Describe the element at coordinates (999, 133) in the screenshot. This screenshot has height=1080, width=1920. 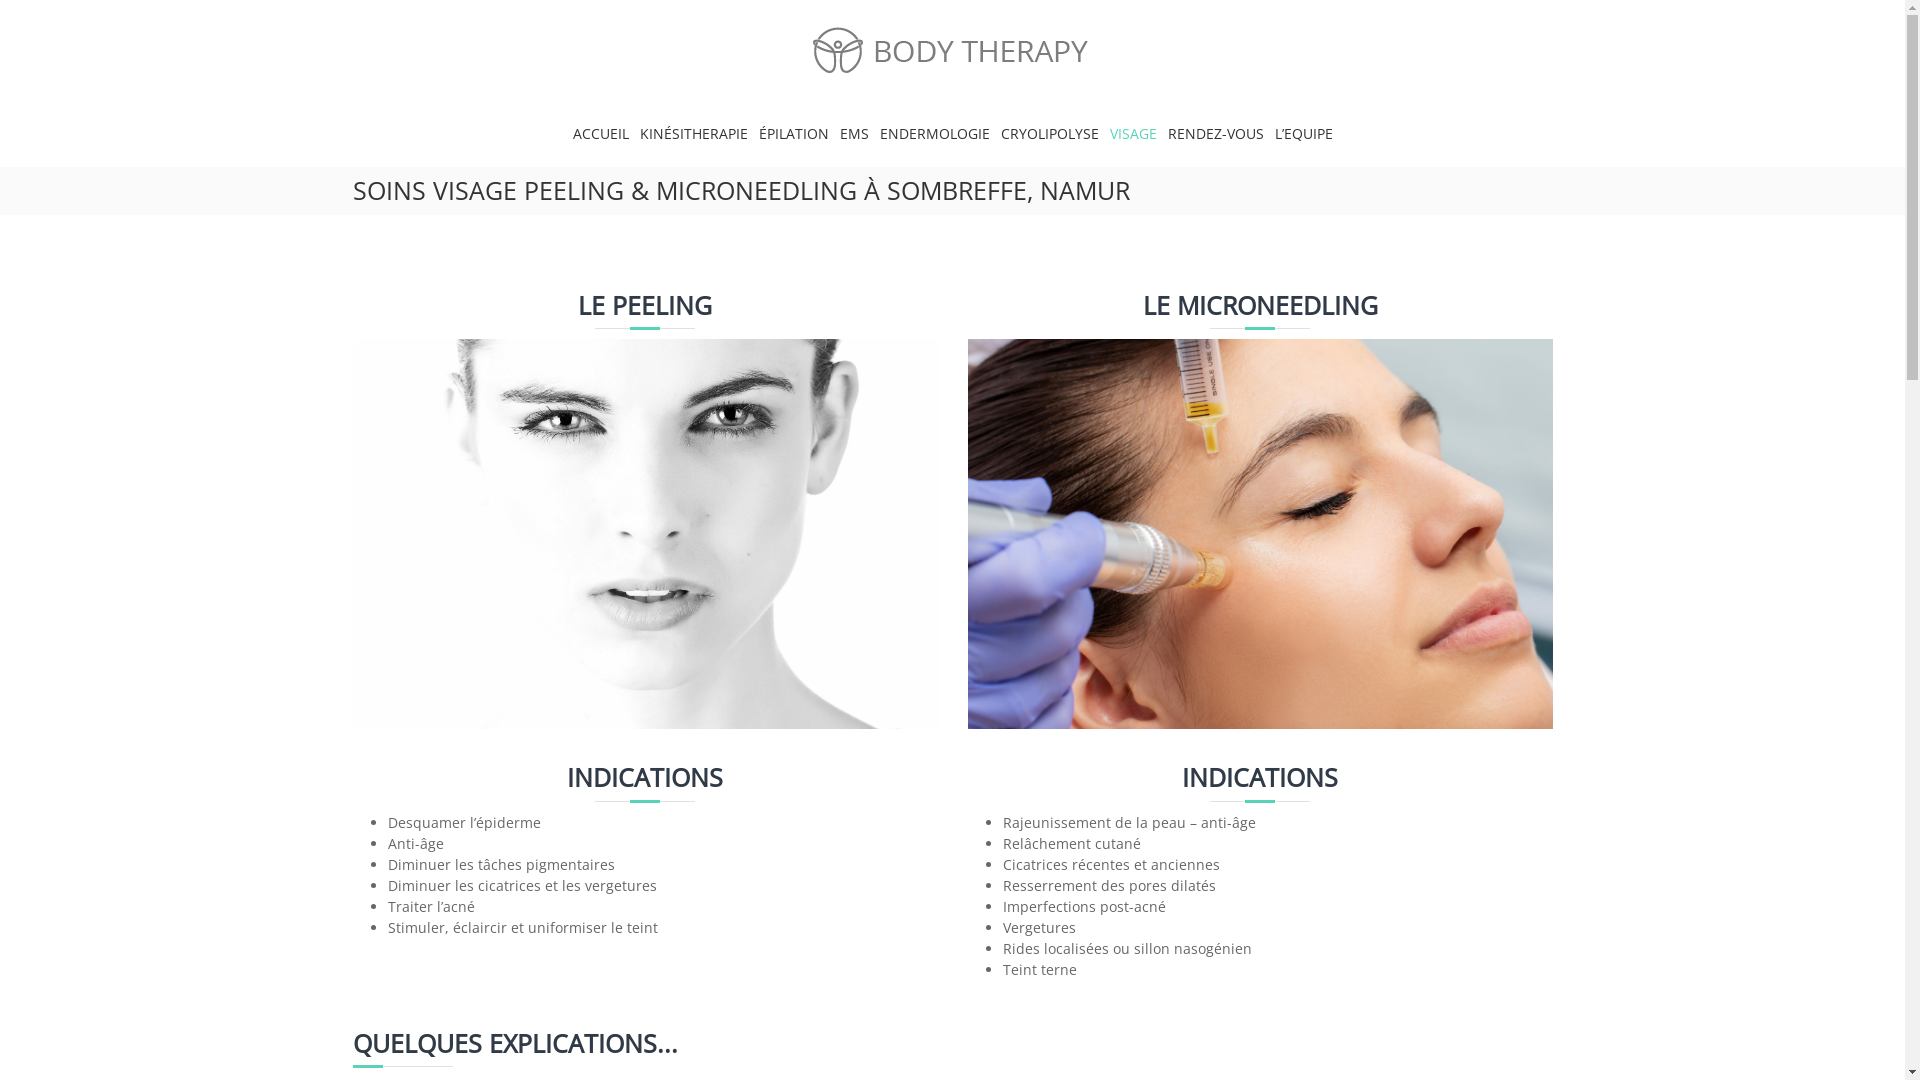
I see `'CRYOLIPOLYSE'` at that location.